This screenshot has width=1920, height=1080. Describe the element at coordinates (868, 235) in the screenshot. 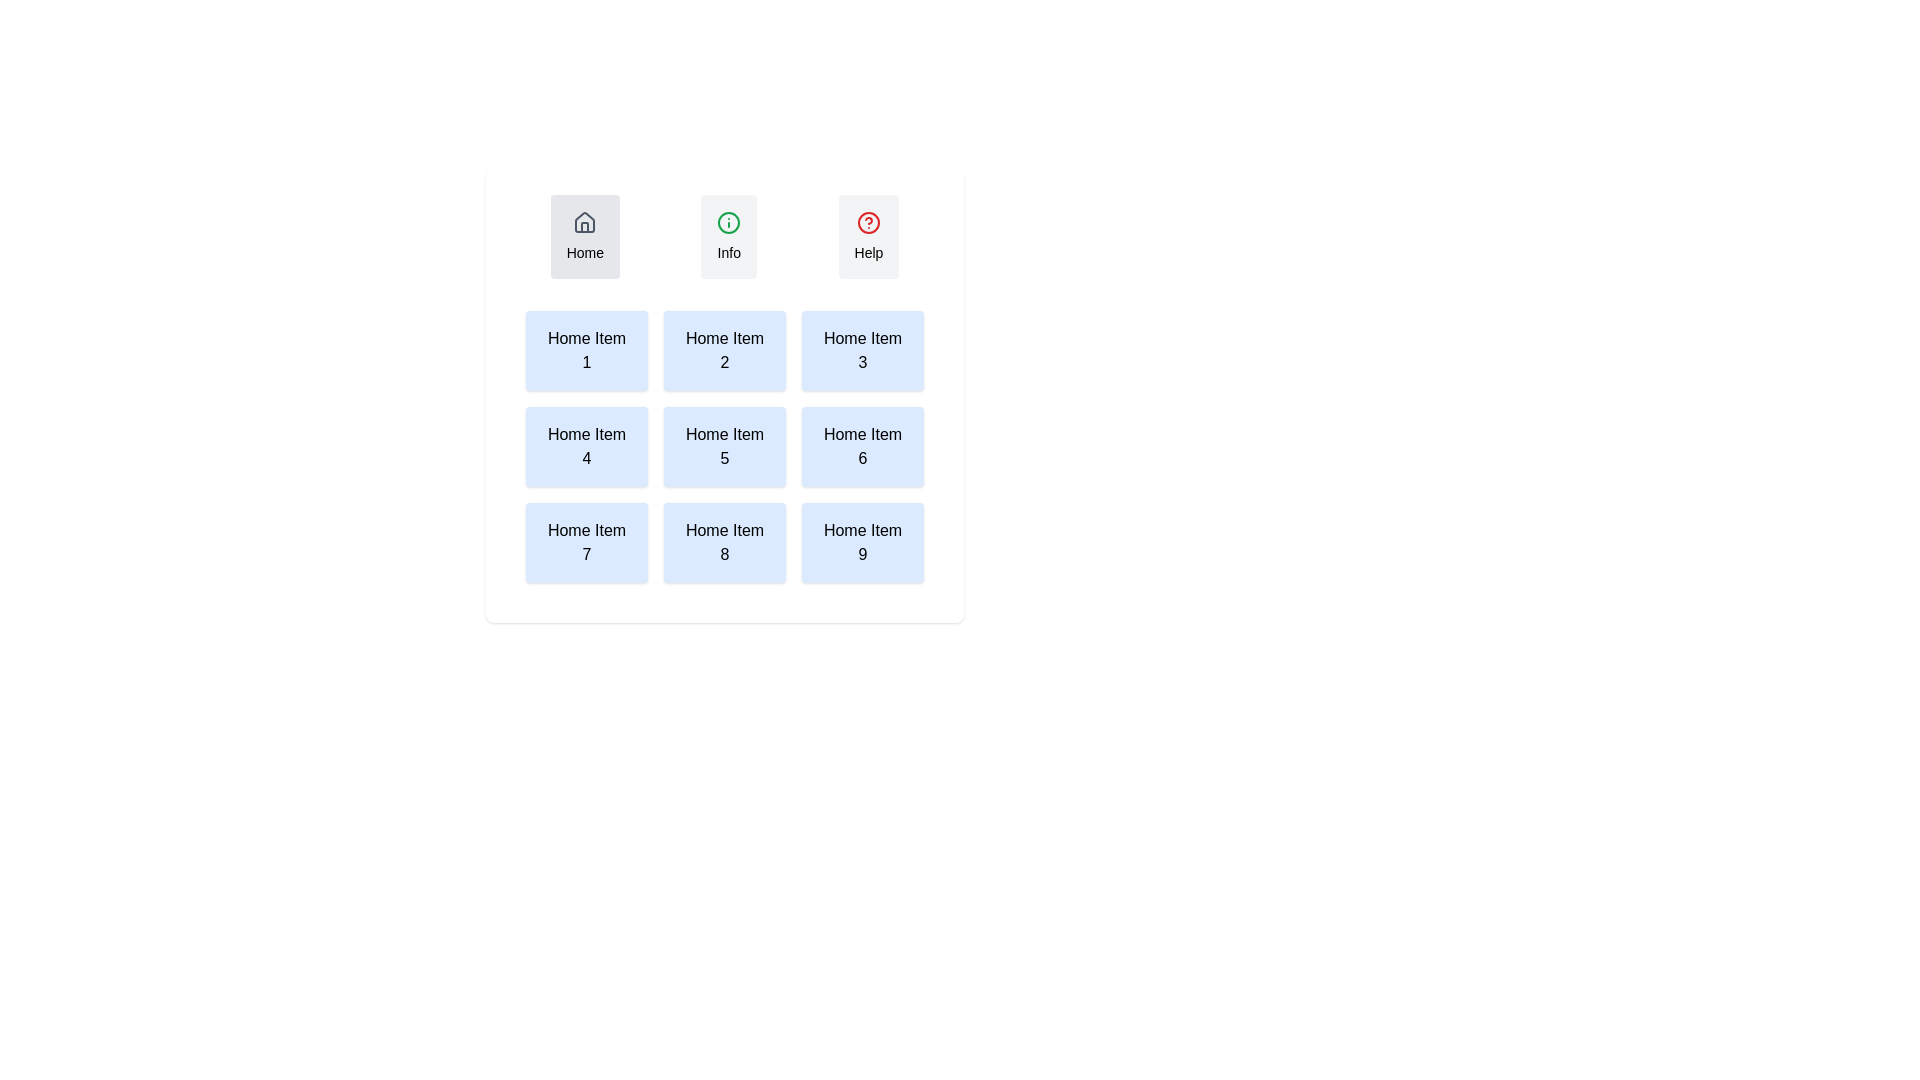

I see `the Help tab to observe its hover effect` at that location.